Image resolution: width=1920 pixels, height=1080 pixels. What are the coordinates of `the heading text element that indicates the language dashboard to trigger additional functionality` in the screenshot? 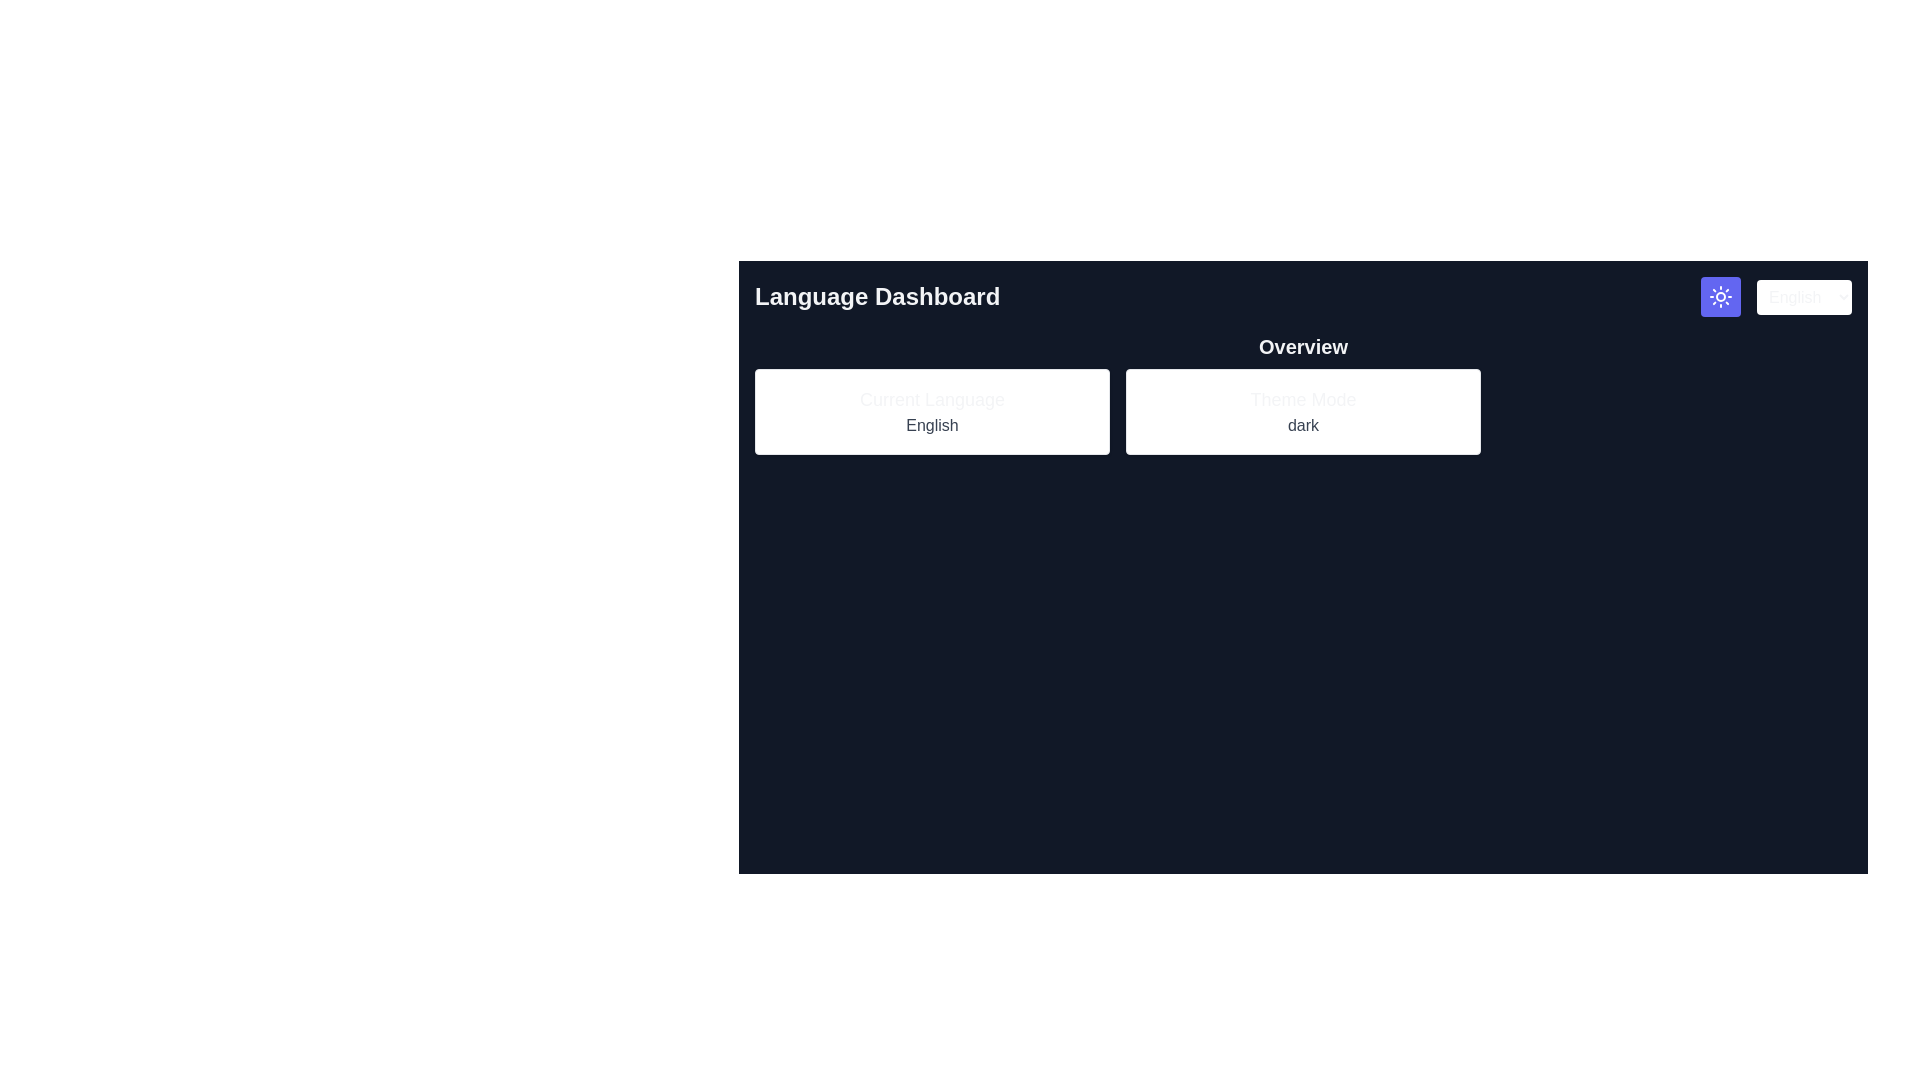 It's located at (877, 297).